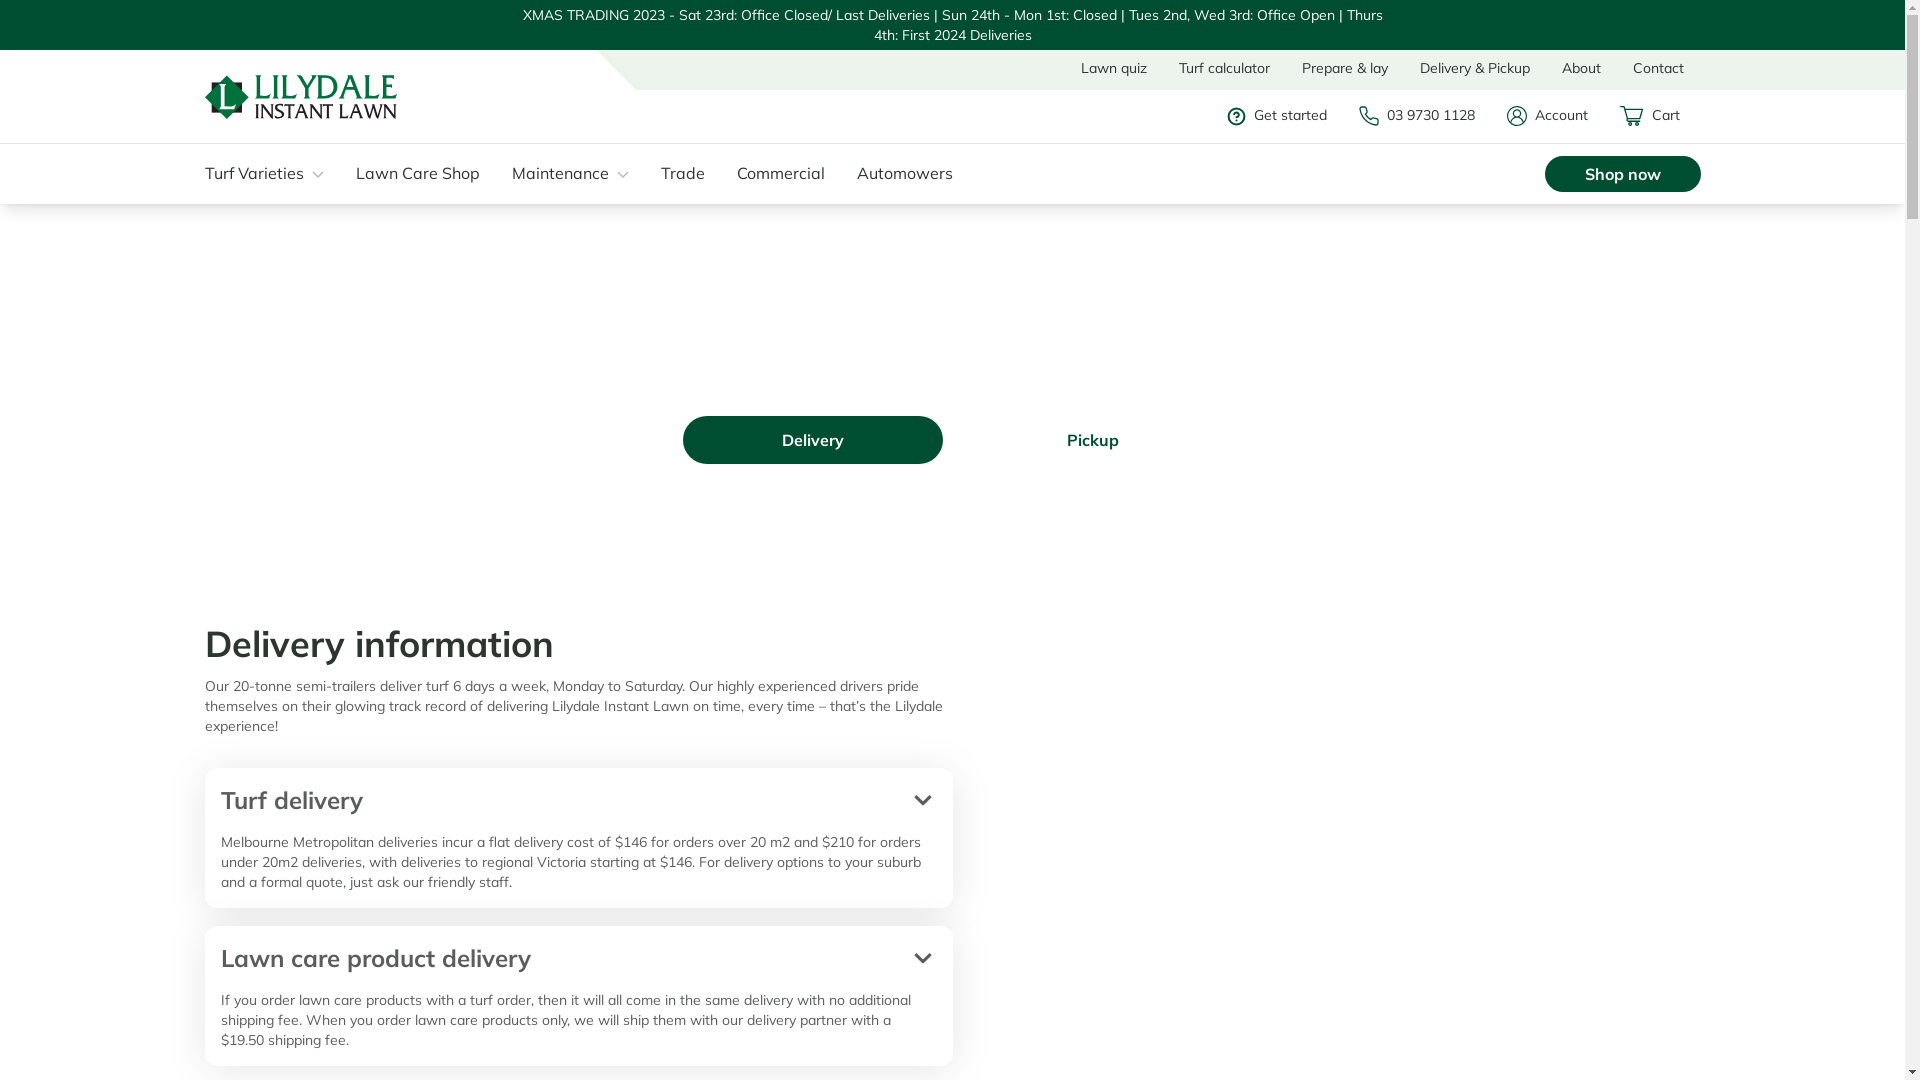  I want to click on 'Prepare & lay', so click(1344, 67).